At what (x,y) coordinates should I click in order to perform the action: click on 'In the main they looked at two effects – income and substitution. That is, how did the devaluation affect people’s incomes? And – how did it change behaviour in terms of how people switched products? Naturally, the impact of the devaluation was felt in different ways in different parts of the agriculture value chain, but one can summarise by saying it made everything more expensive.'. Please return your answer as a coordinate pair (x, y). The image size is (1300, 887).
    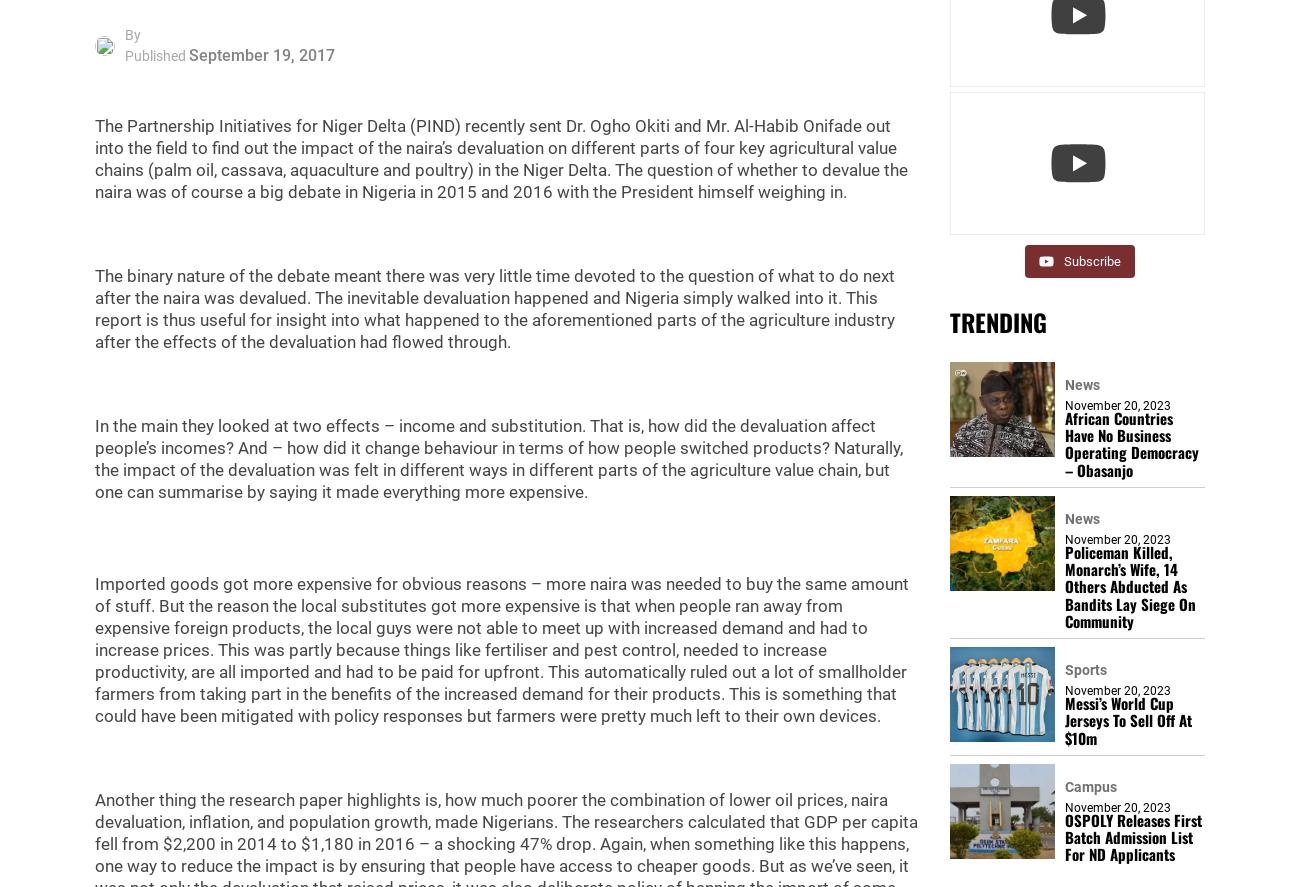
    Looking at the image, I should click on (498, 458).